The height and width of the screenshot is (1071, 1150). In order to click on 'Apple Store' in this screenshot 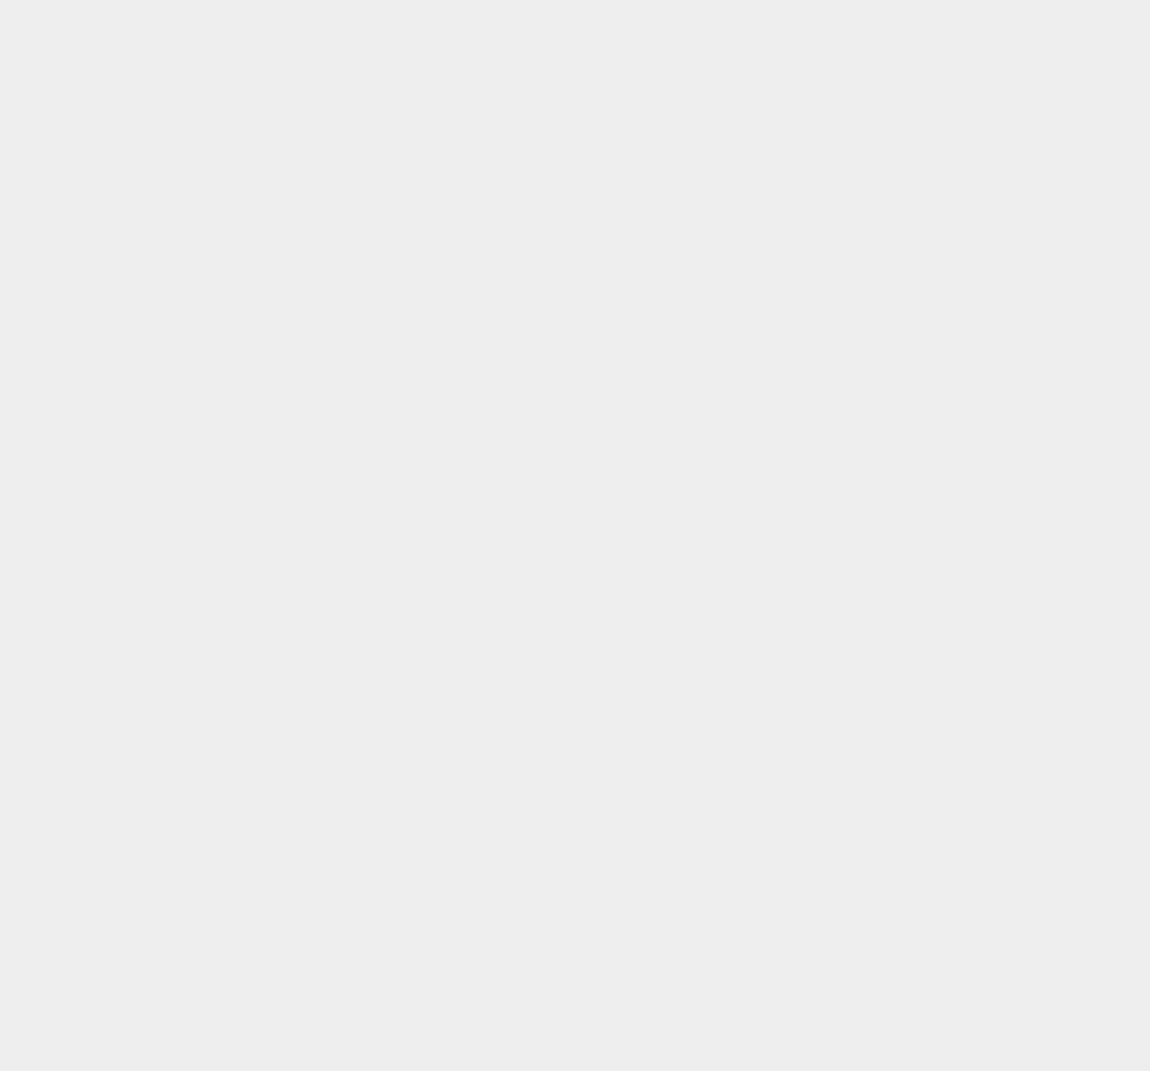, I will do `click(812, 673)`.